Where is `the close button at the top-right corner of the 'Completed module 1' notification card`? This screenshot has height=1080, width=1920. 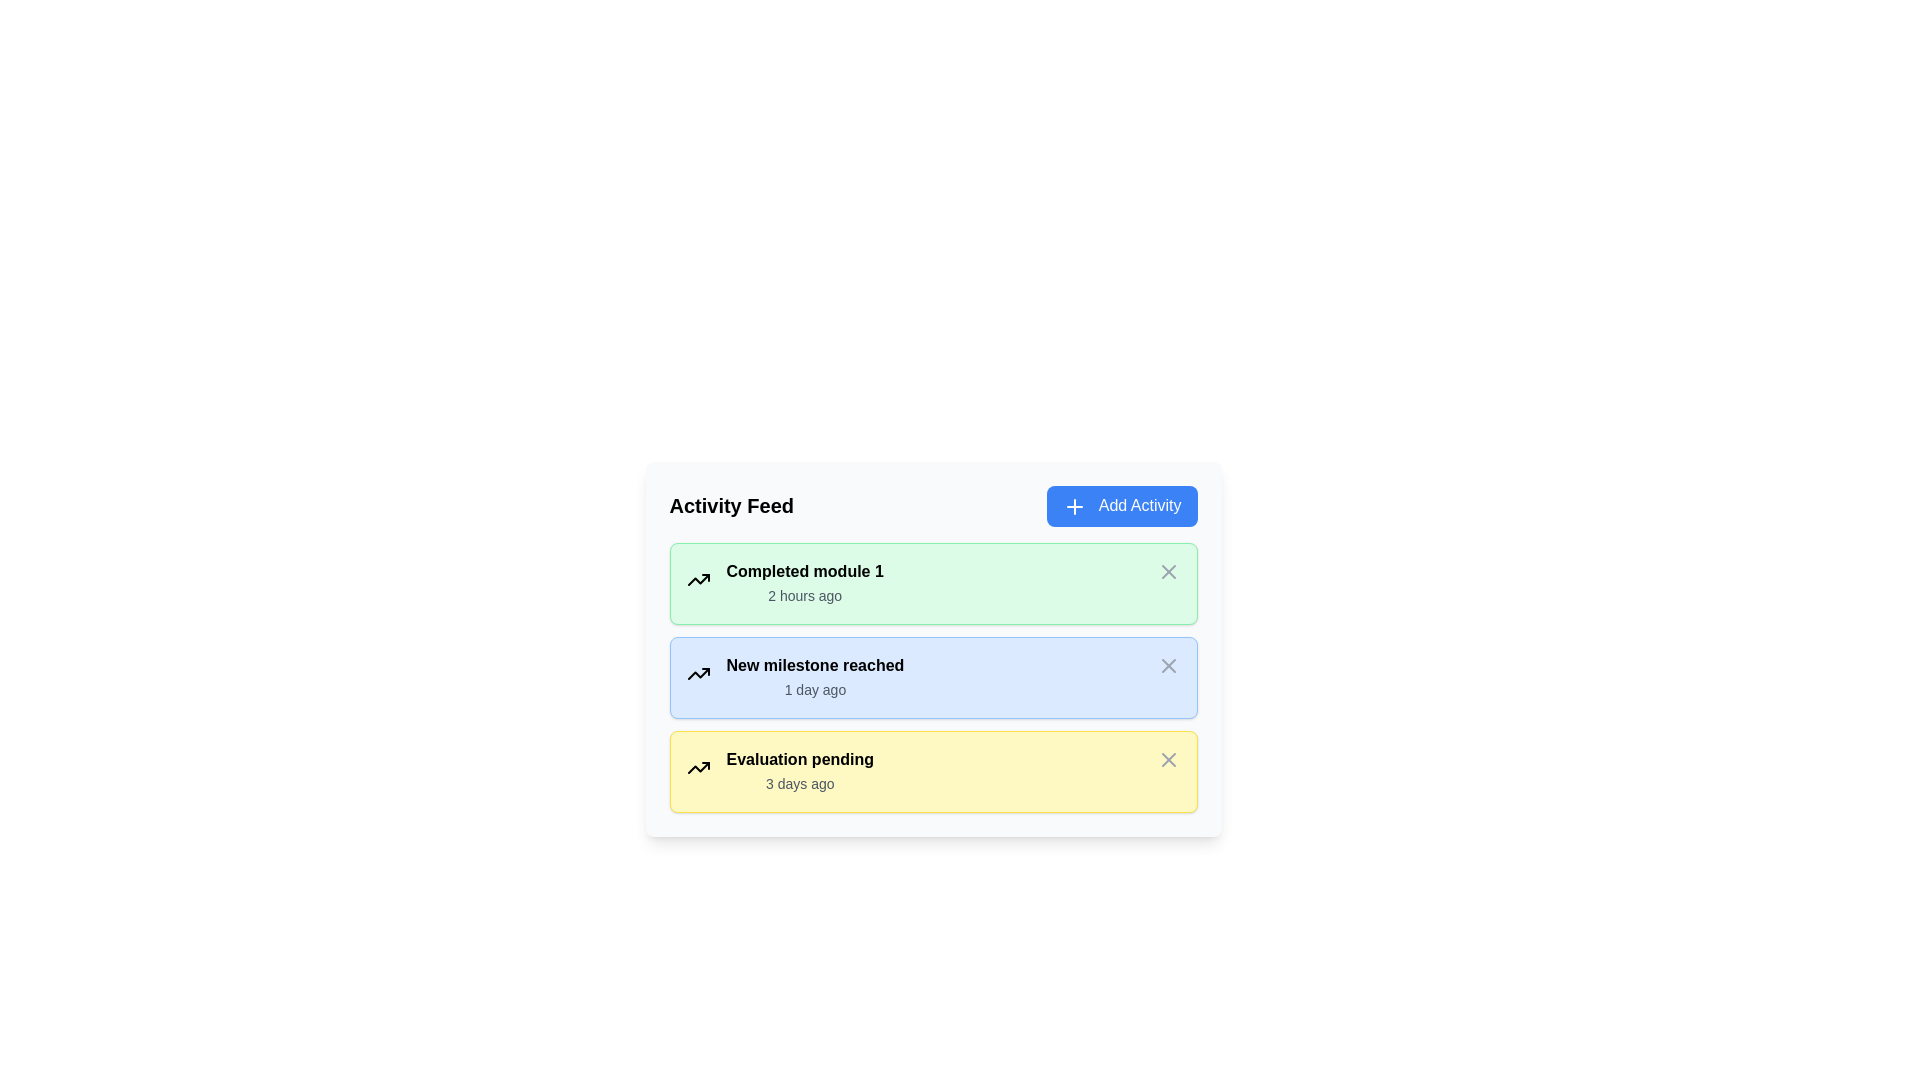
the close button at the top-right corner of the 'Completed module 1' notification card is located at coordinates (1168, 571).